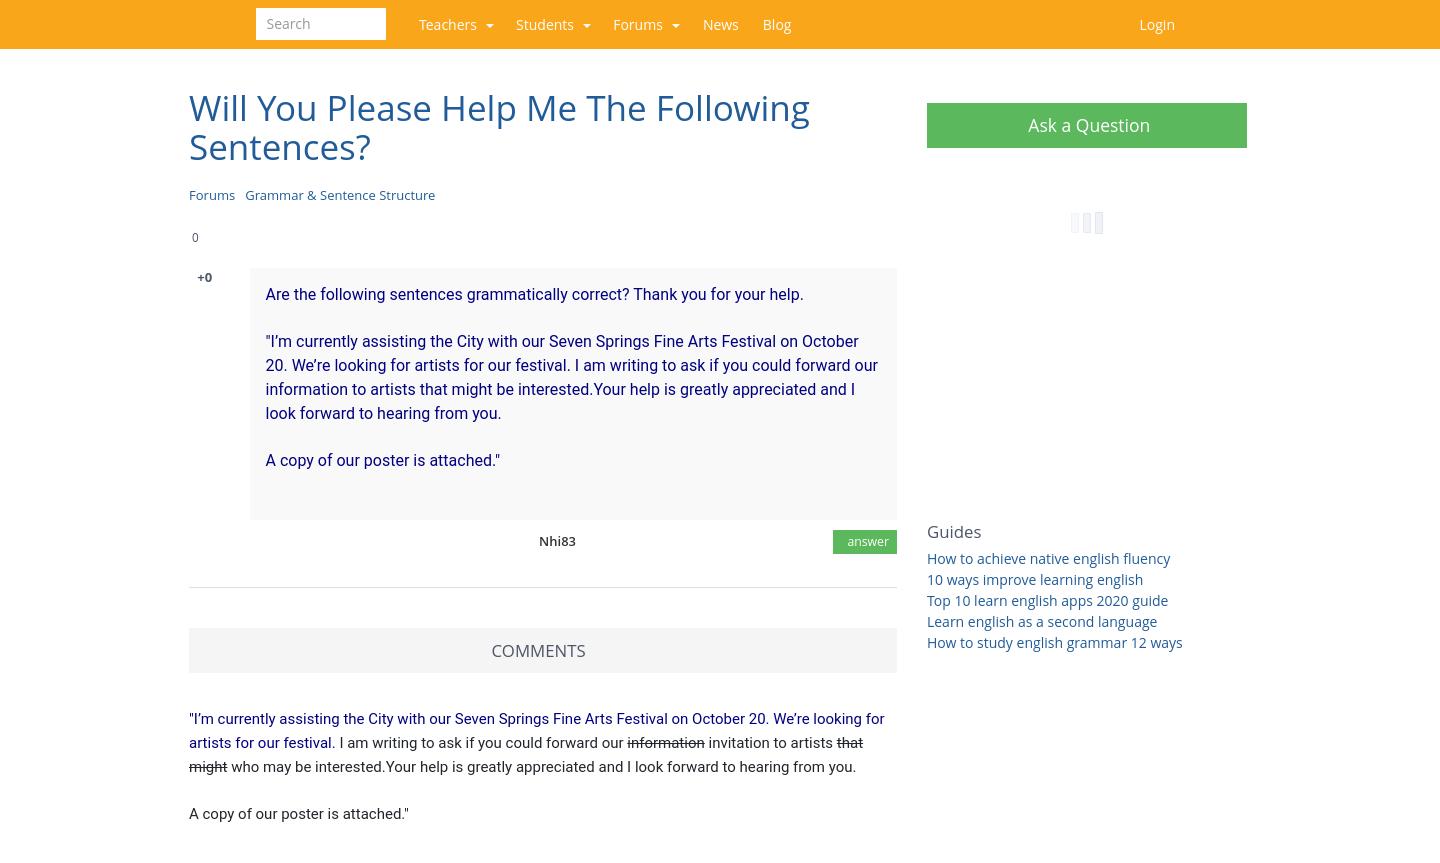 The height and width of the screenshot is (863, 1440). Describe the element at coordinates (1041, 620) in the screenshot. I see `'Learn english as a second language'` at that location.